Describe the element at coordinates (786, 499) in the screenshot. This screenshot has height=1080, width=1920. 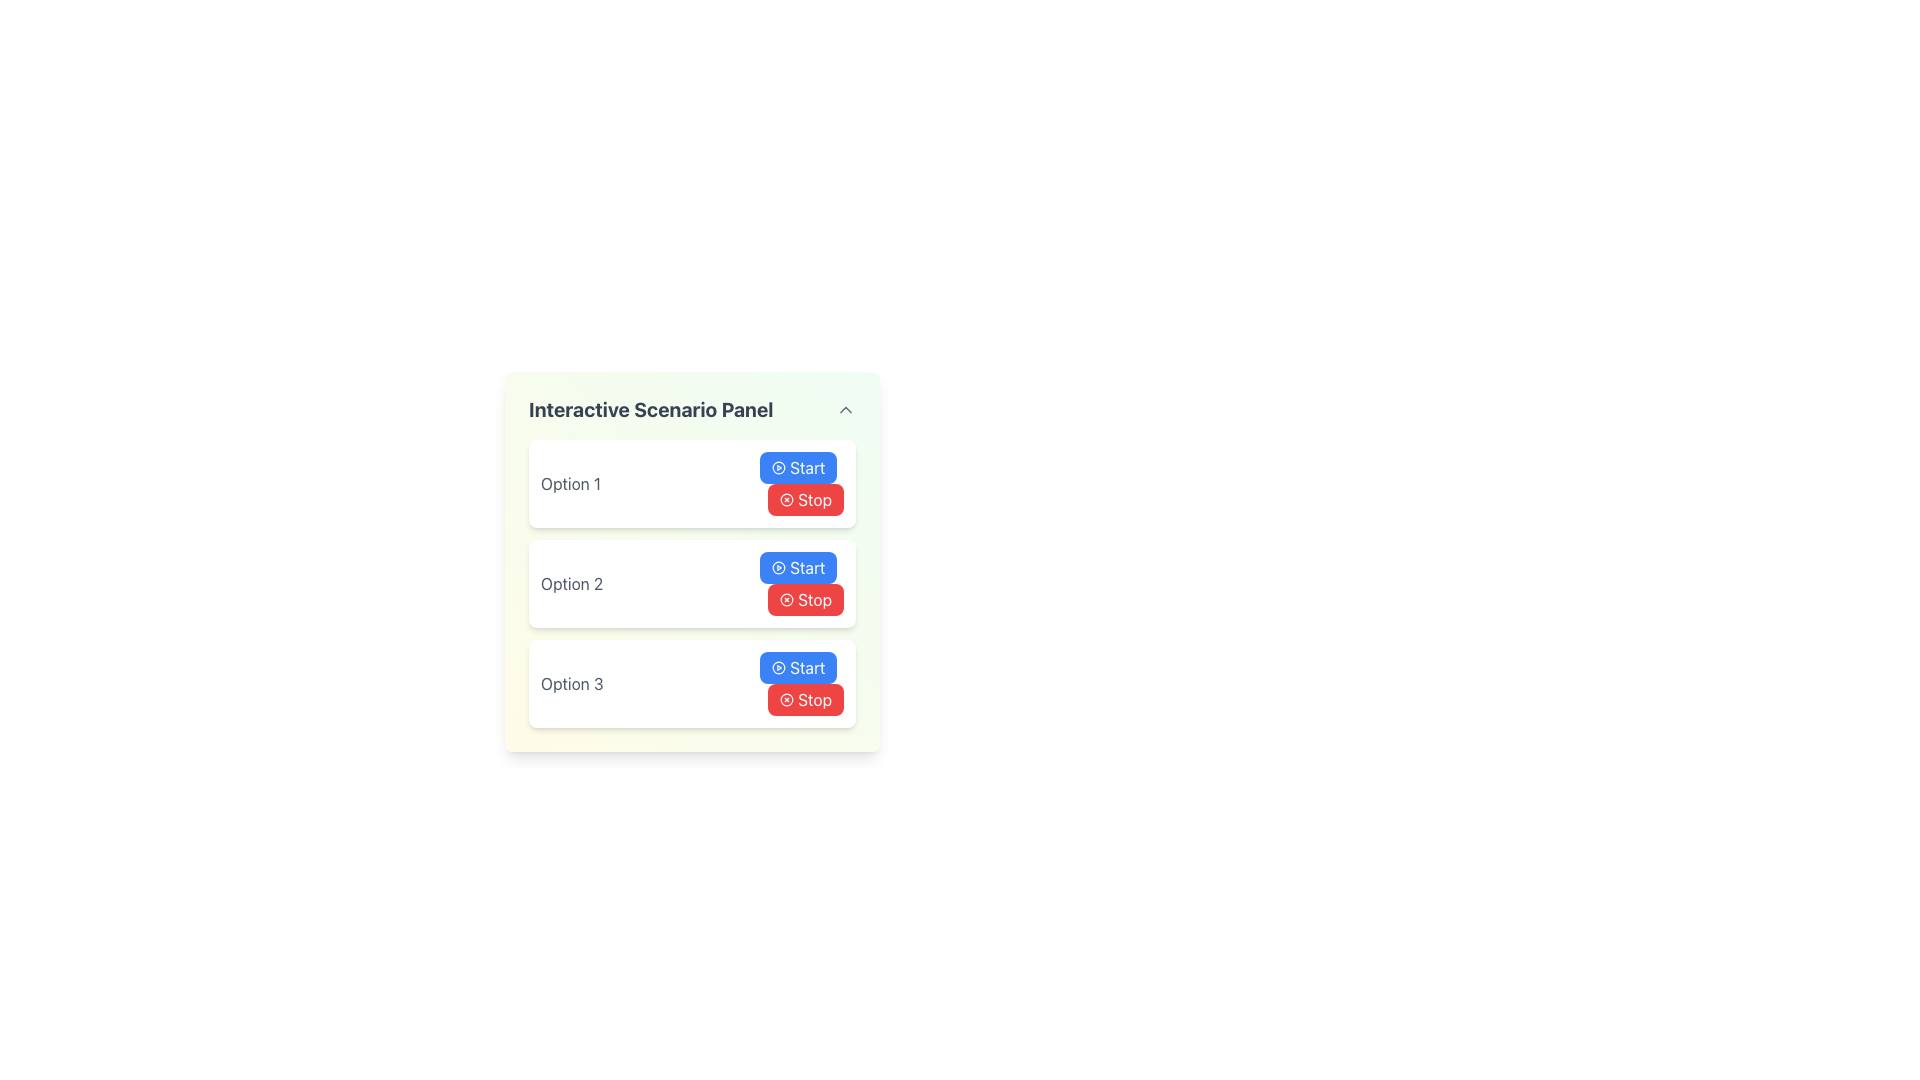
I see `the decorative icon within the red 'Stop' button, which indicates its function to stop an ongoing process` at that location.